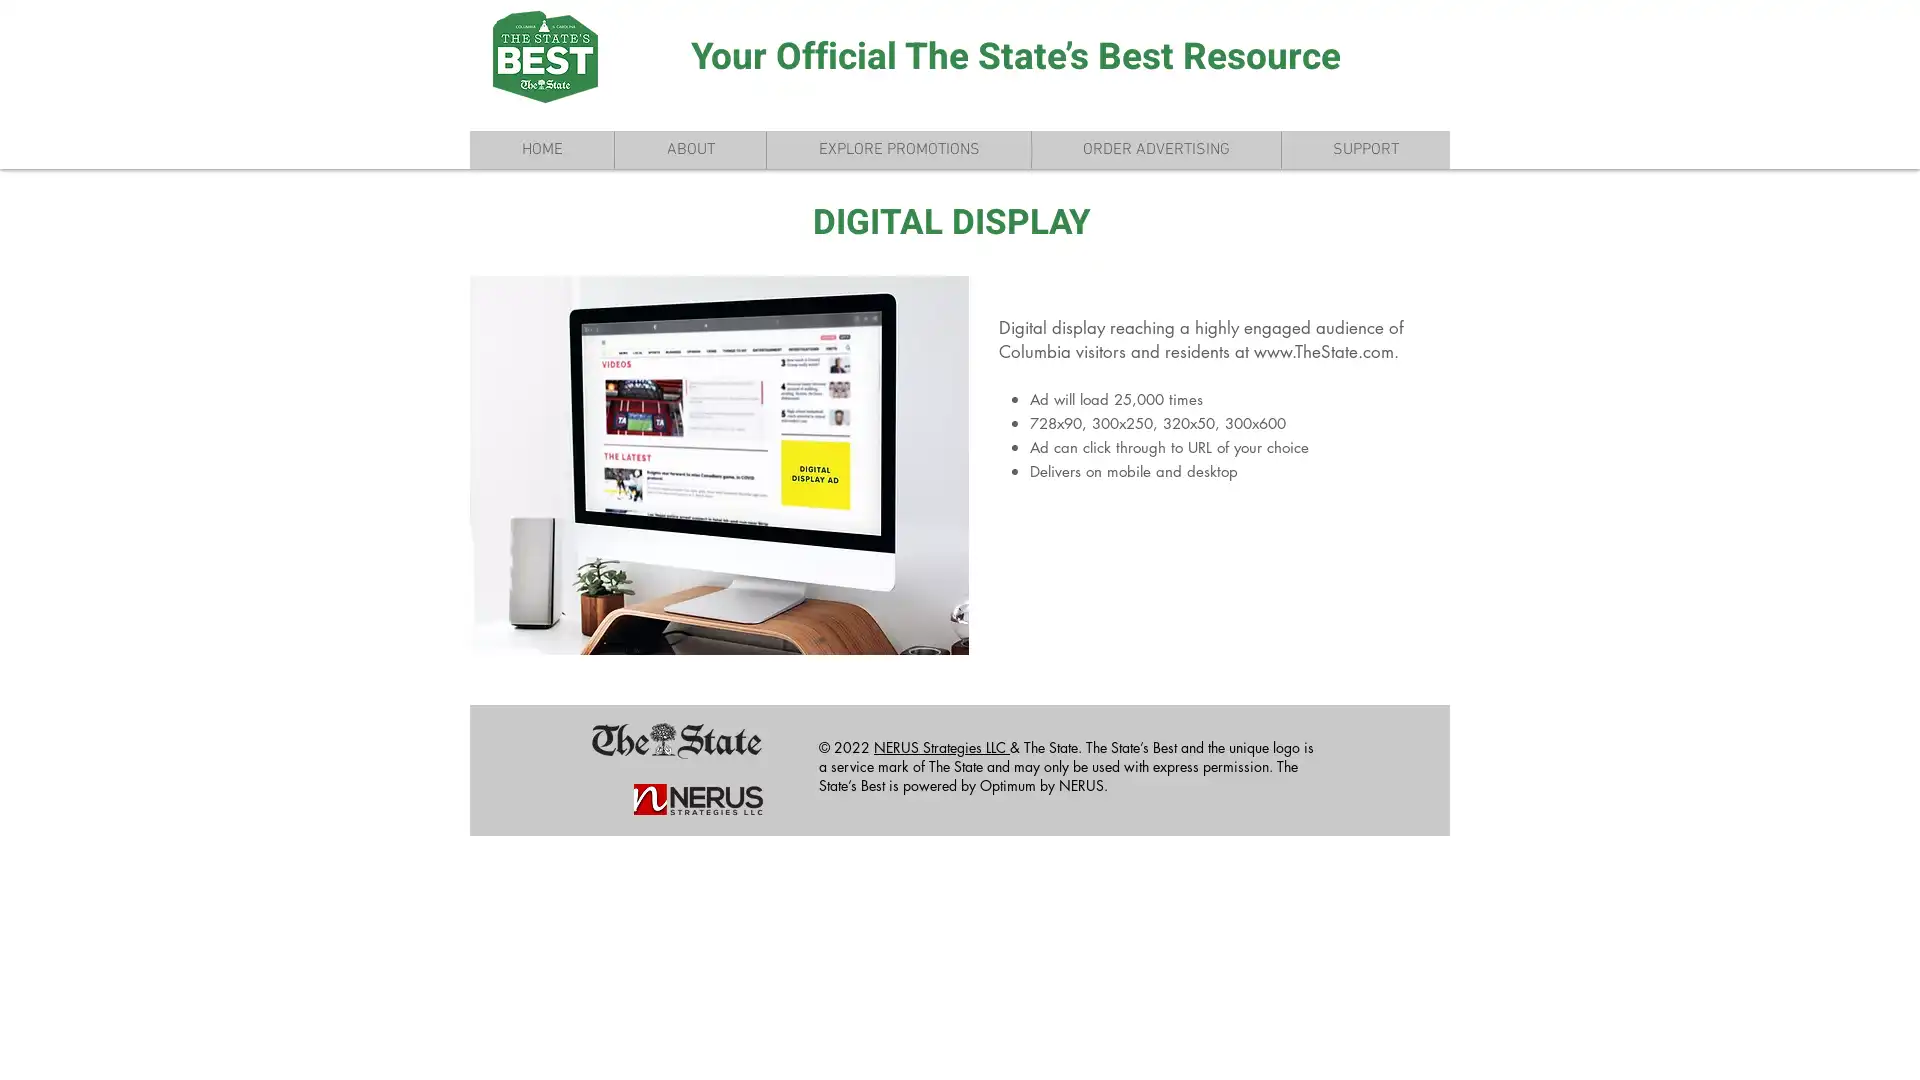 The height and width of the screenshot is (1080, 1920). Describe the element at coordinates (1721, 1047) in the screenshot. I see `Decline All` at that location.